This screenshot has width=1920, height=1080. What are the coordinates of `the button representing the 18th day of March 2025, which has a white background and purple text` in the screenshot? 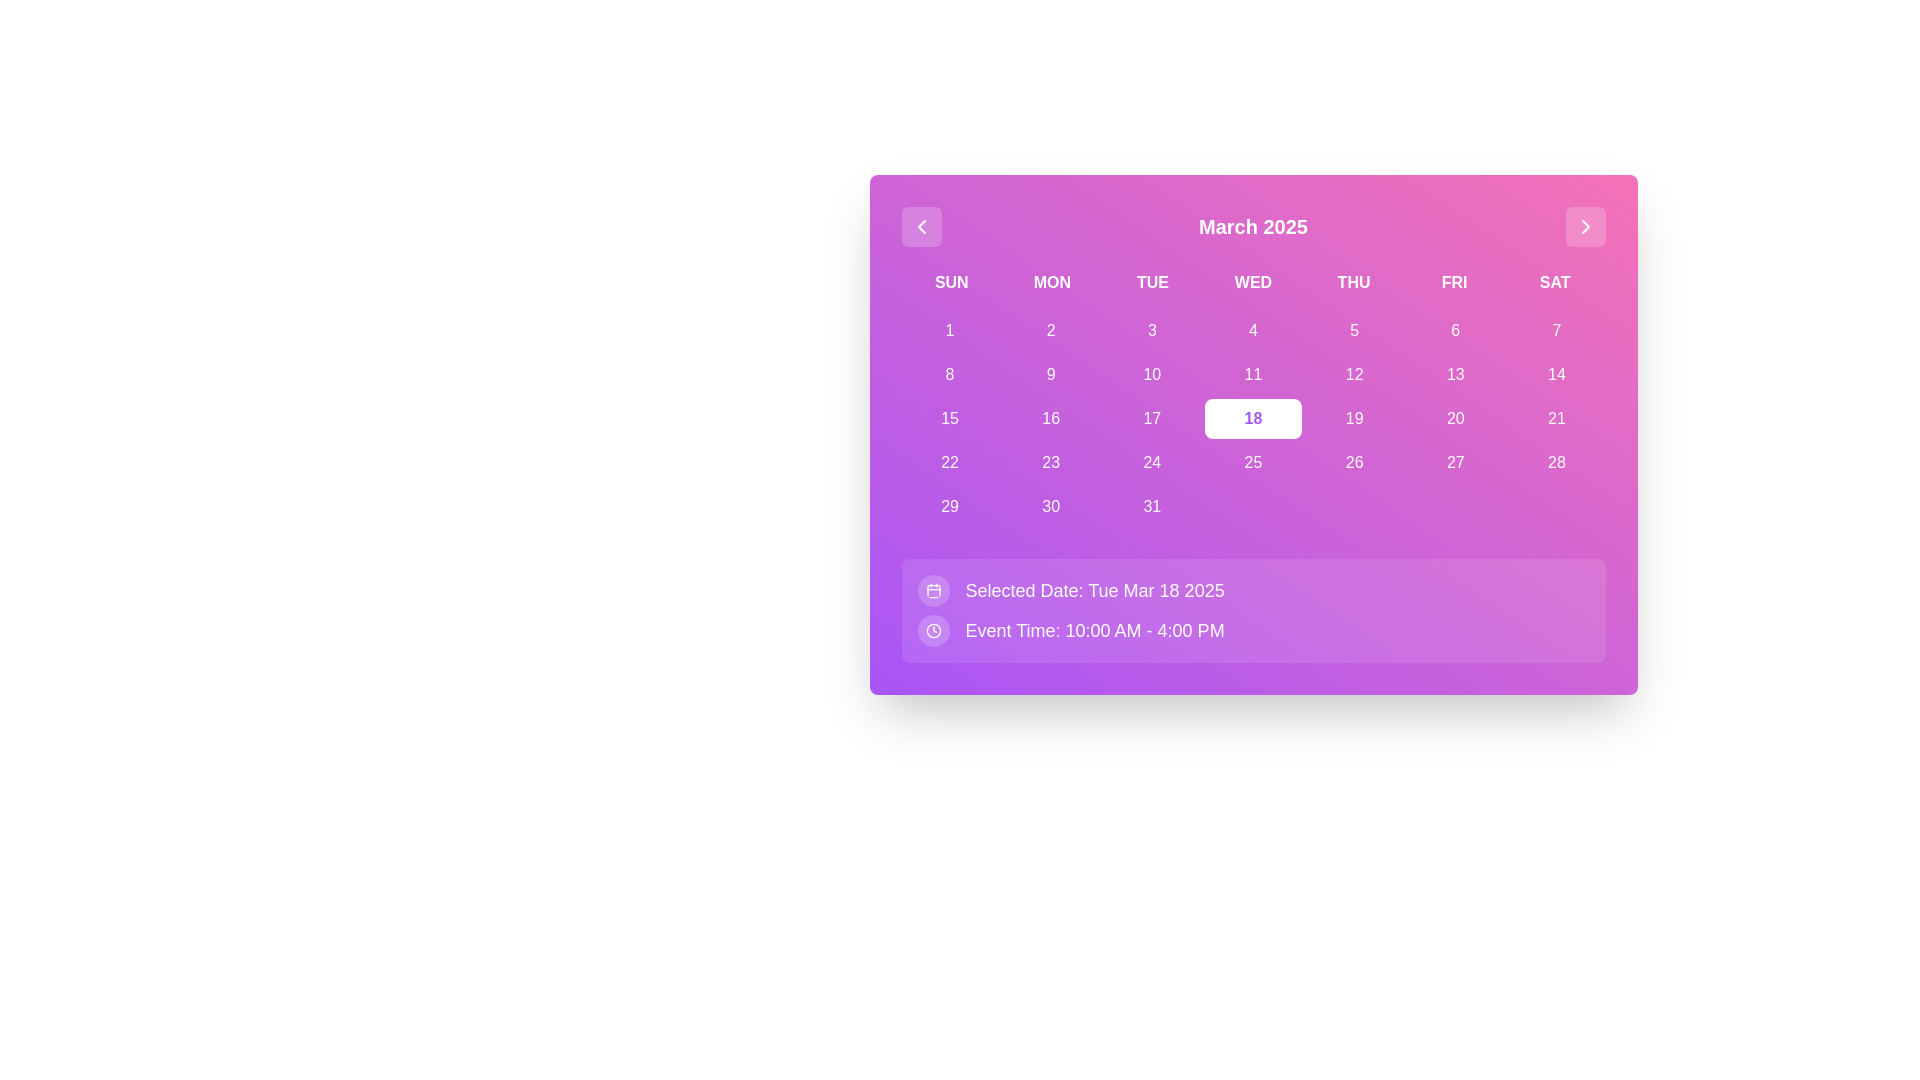 It's located at (1252, 418).